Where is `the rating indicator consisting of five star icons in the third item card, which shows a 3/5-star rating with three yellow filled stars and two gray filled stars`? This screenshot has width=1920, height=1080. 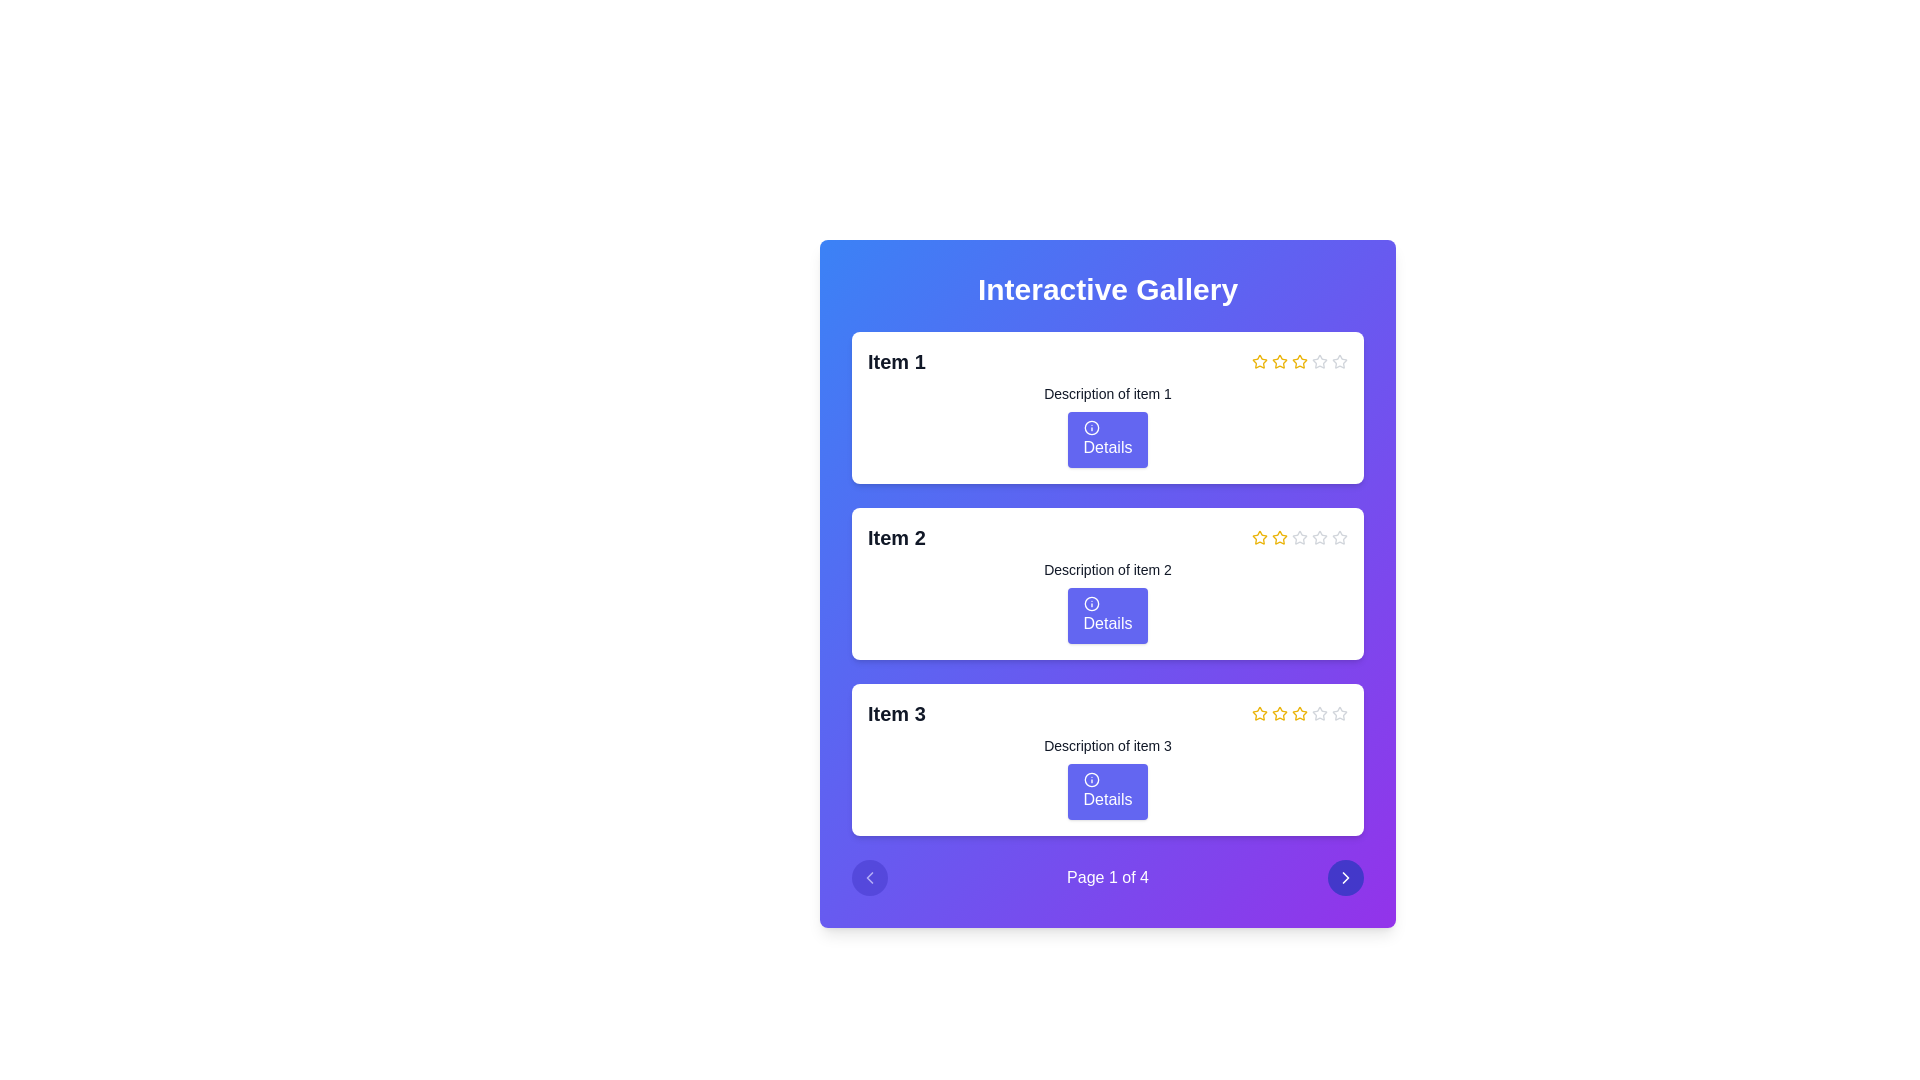 the rating indicator consisting of five star icons in the third item card, which shows a 3/5-star rating with three yellow filled stars and two gray filled stars is located at coordinates (1300, 712).